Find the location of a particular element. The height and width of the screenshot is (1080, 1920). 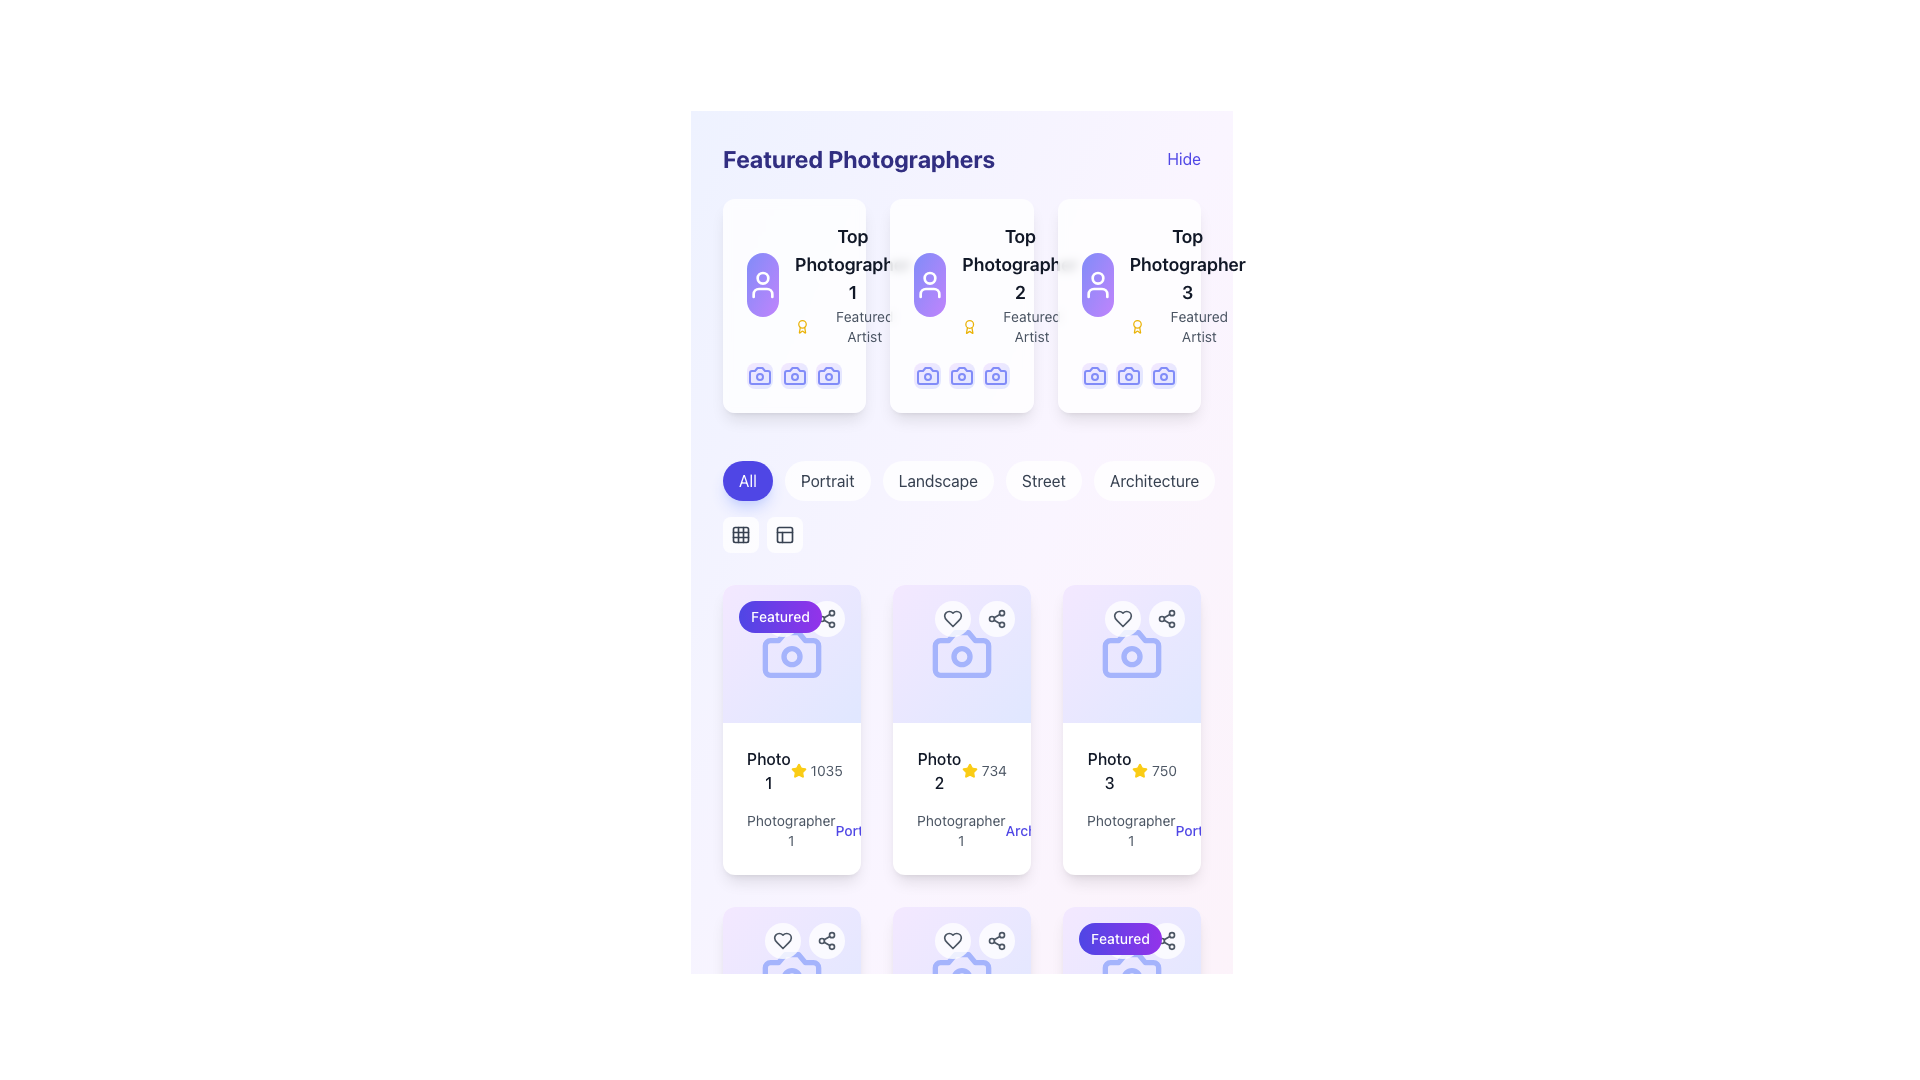

the gray square-shaped icon button depicting a grid layout is located at coordinates (784, 534).